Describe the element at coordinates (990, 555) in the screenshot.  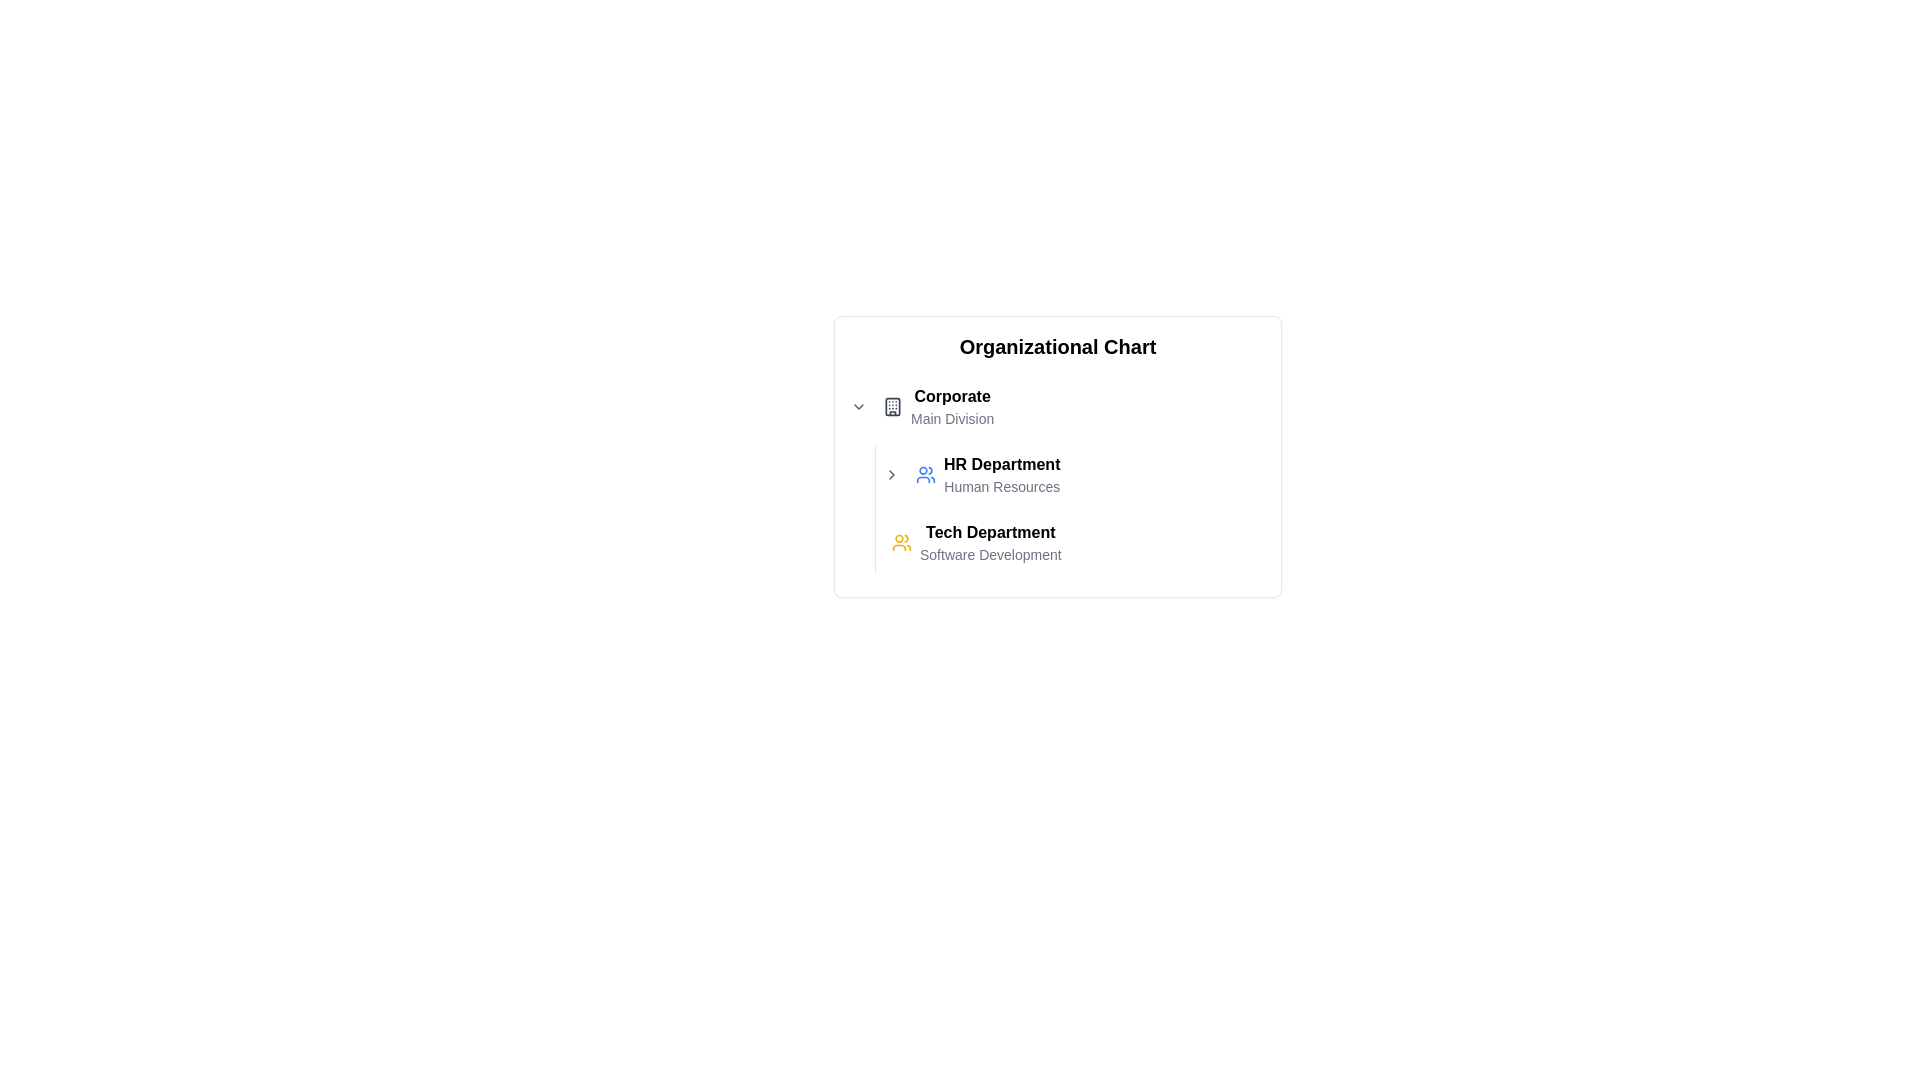
I see `the static text element displaying 'Software Development', which is styled in a small font size and light gray color, located below the 'Tech Department' heading in the organizational chart` at that location.